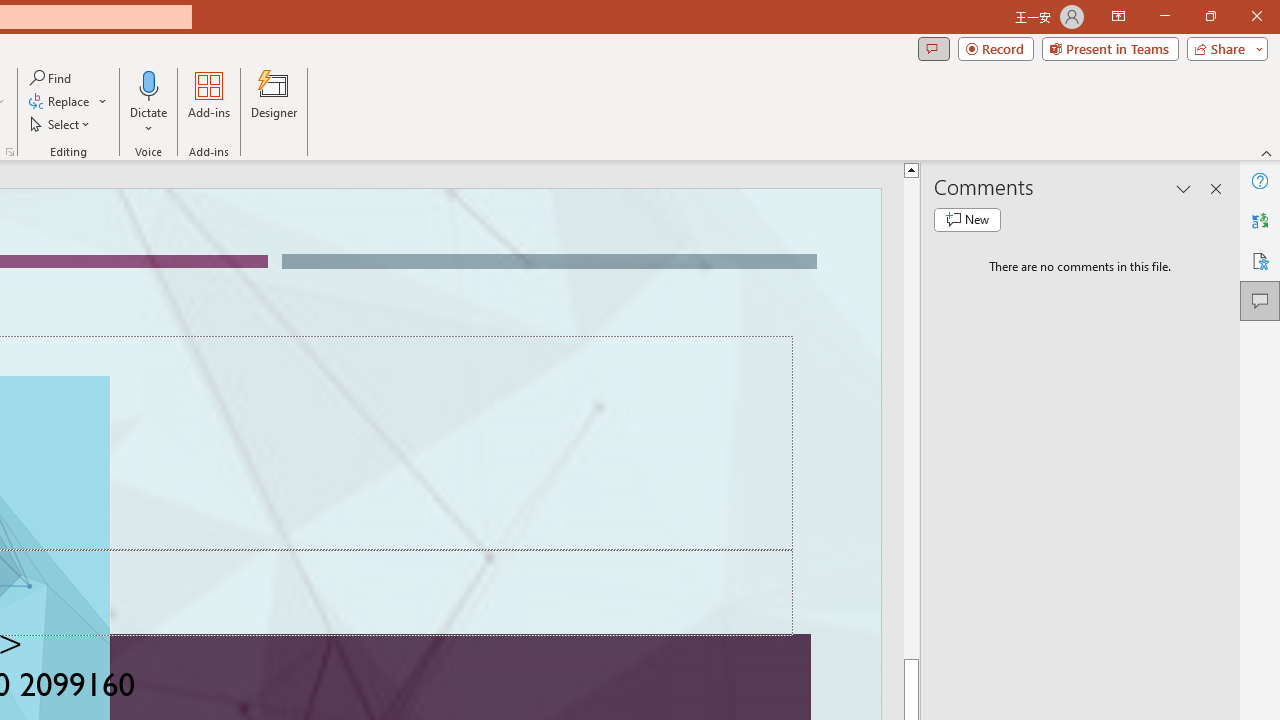 The width and height of the screenshot is (1280, 720). I want to click on 'Designer', so click(273, 103).